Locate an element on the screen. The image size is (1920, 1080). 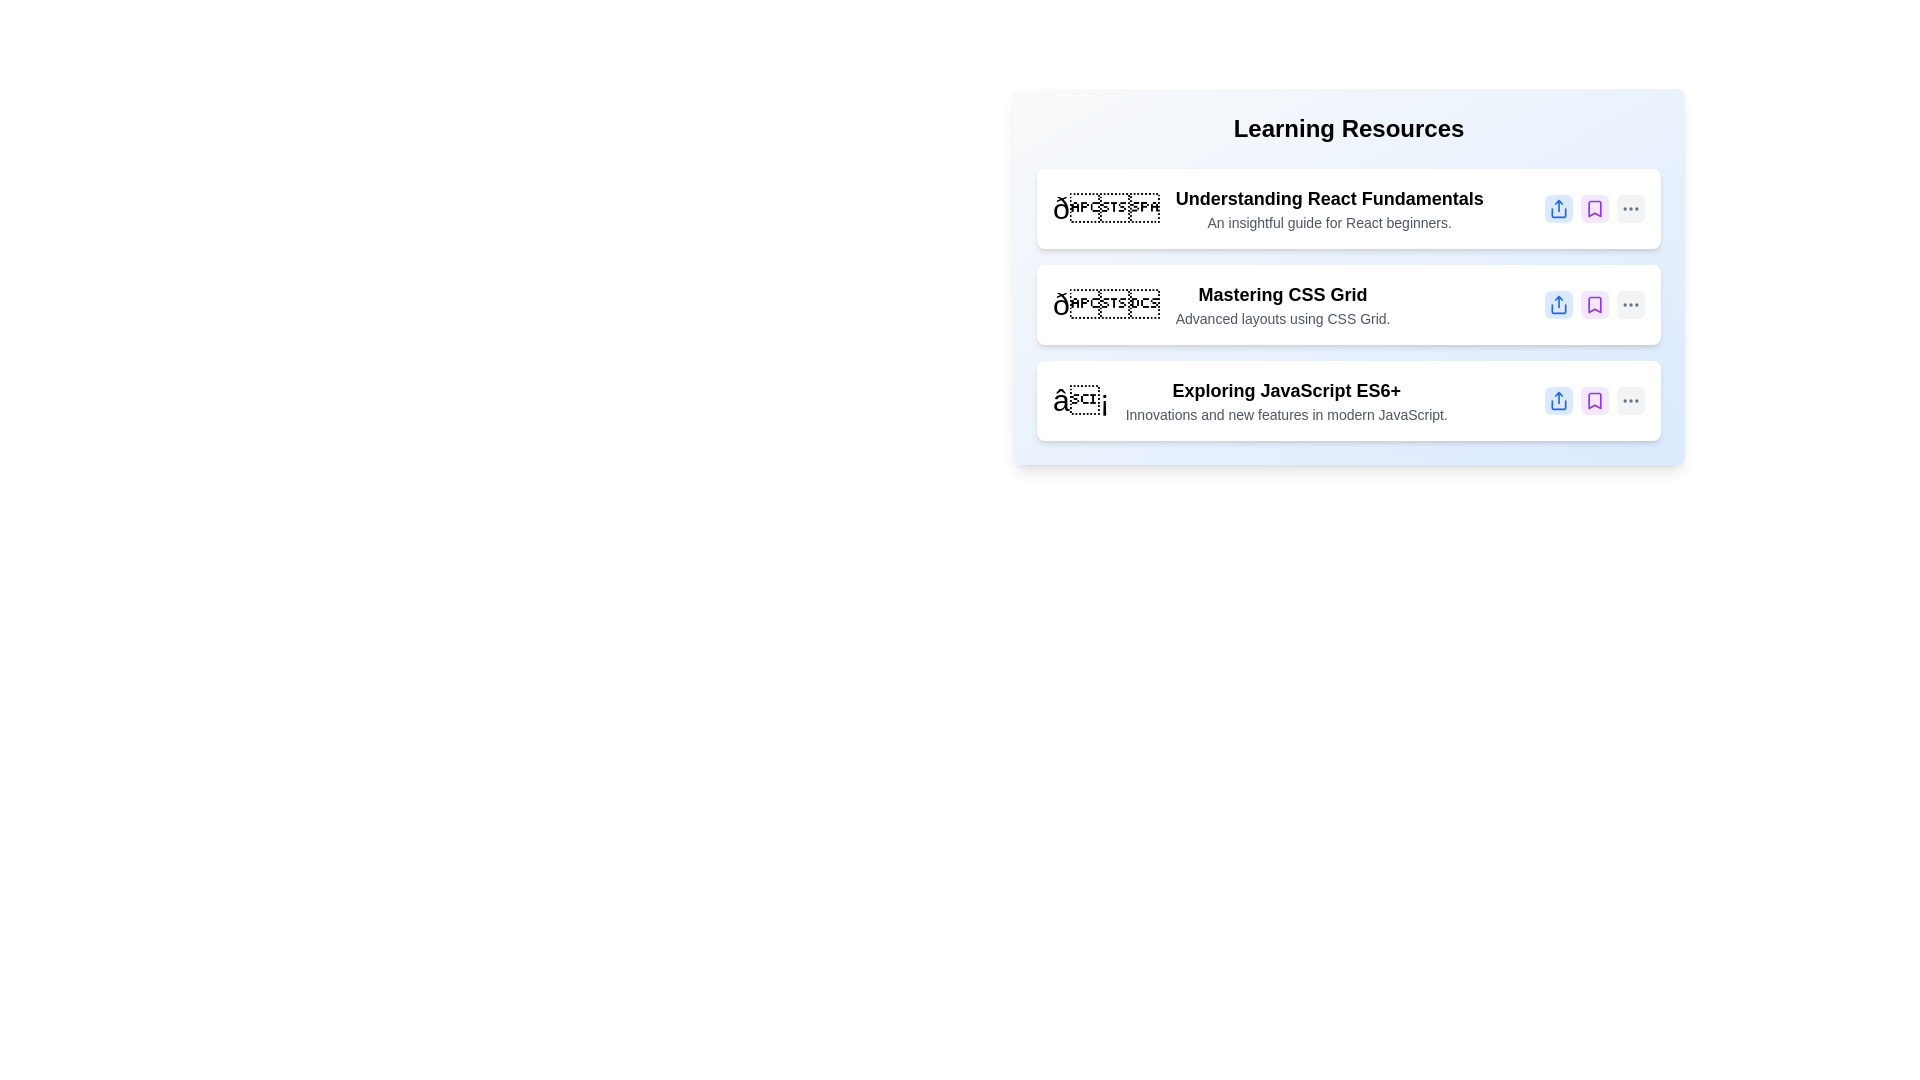
the item Exploring JavaScript ES6+ to observe the hover effect is located at coordinates (1348, 401).